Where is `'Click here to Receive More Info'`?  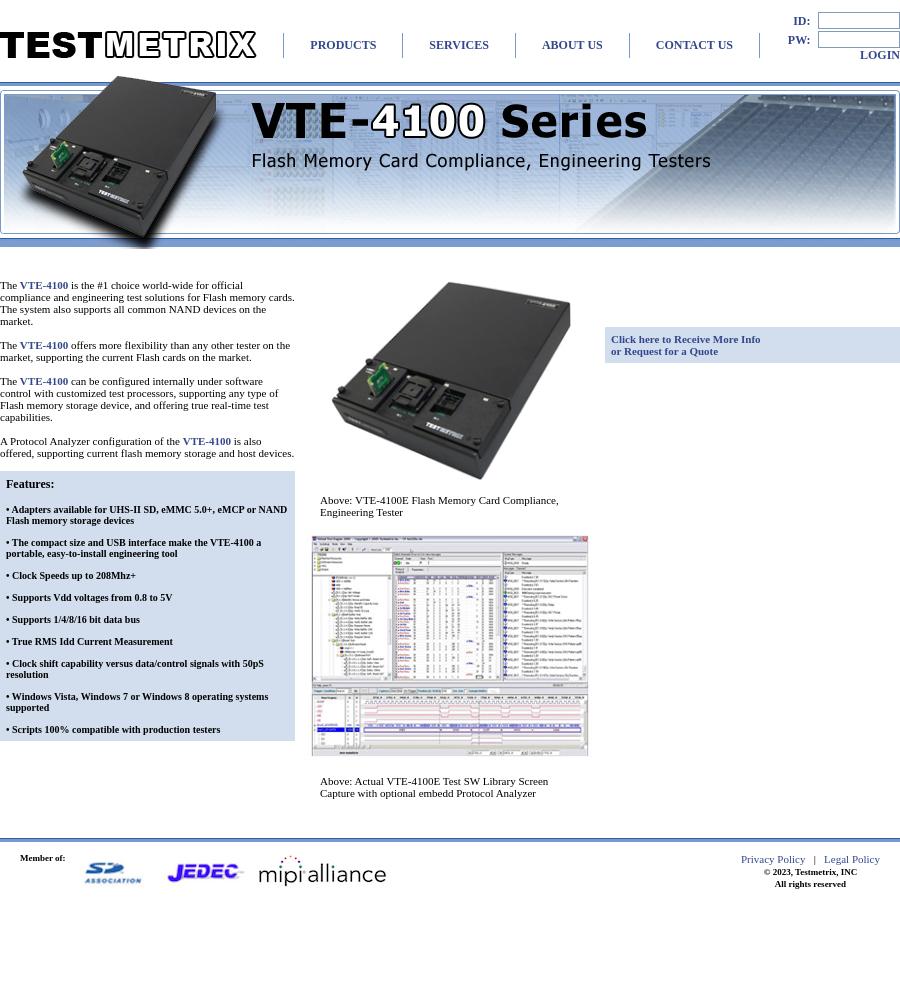
'Click here to Receive More Info' is located at coordinates (684, 338).